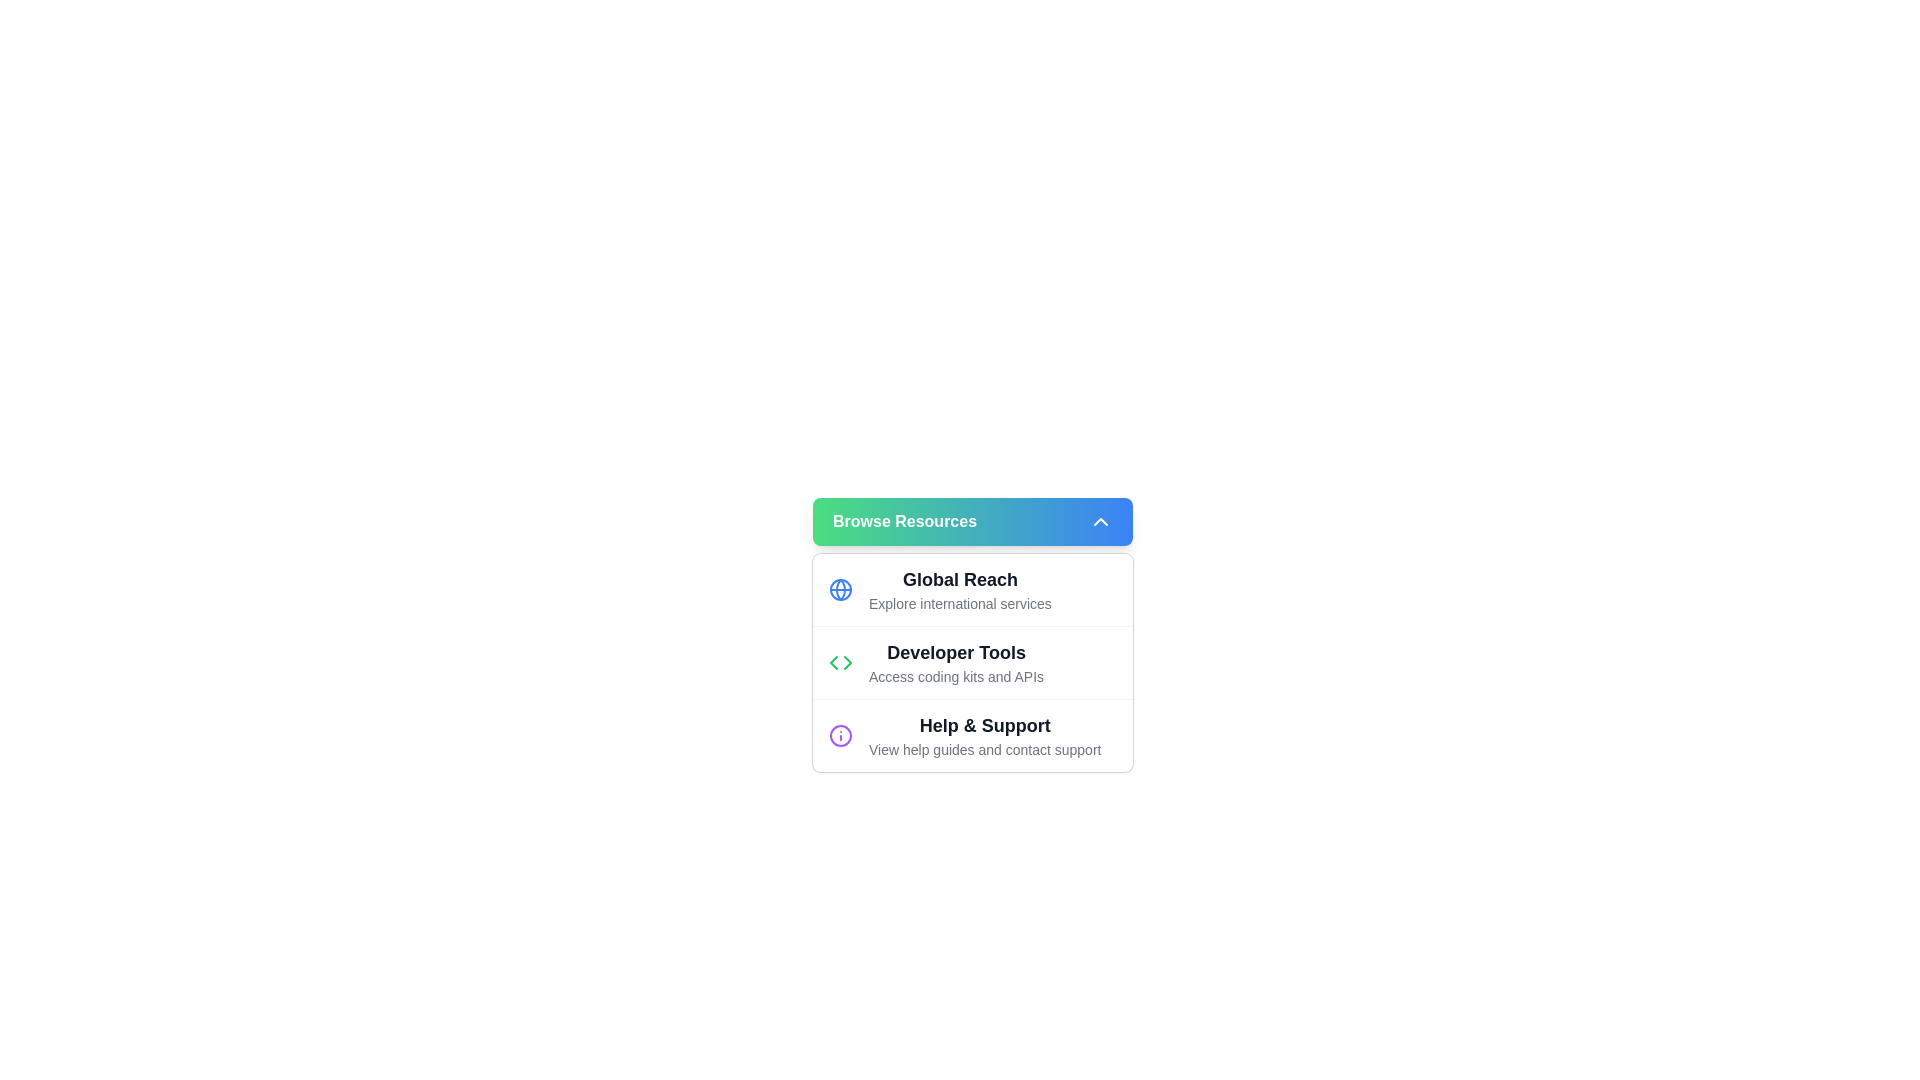 The width and height of the screenshot is (1920, 1080). What do you see at coordinates (960, 589) in the screenshot?
I see `the 'Global Reach' text-label navigation item, which is the first item under the 'Browse Resources' header` at bounding box center [960, 589].